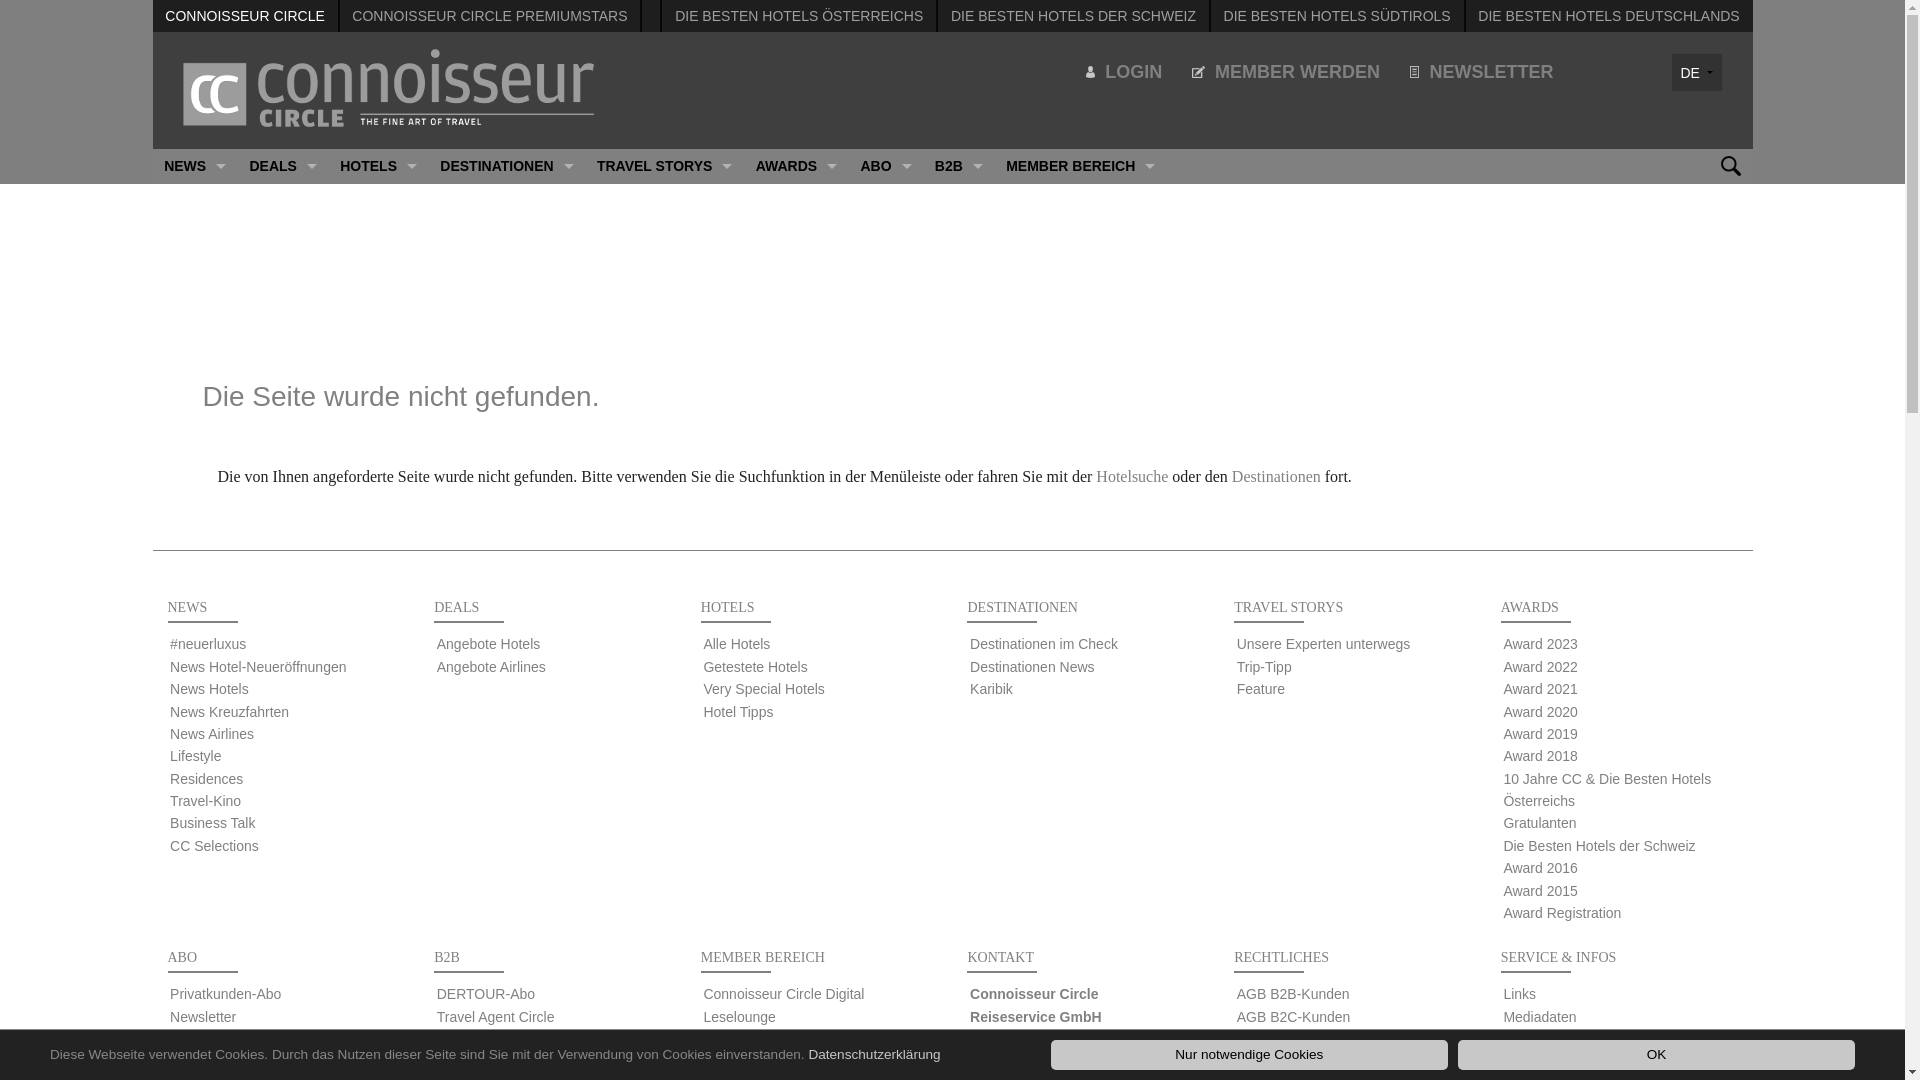 This screenshot has height=1080, width=1920. What do you see at coordinates (1597, 845) in the screenshot?
I see `'Die Besten Hotels der Schweiz'` at bounding box center [1597, 845].